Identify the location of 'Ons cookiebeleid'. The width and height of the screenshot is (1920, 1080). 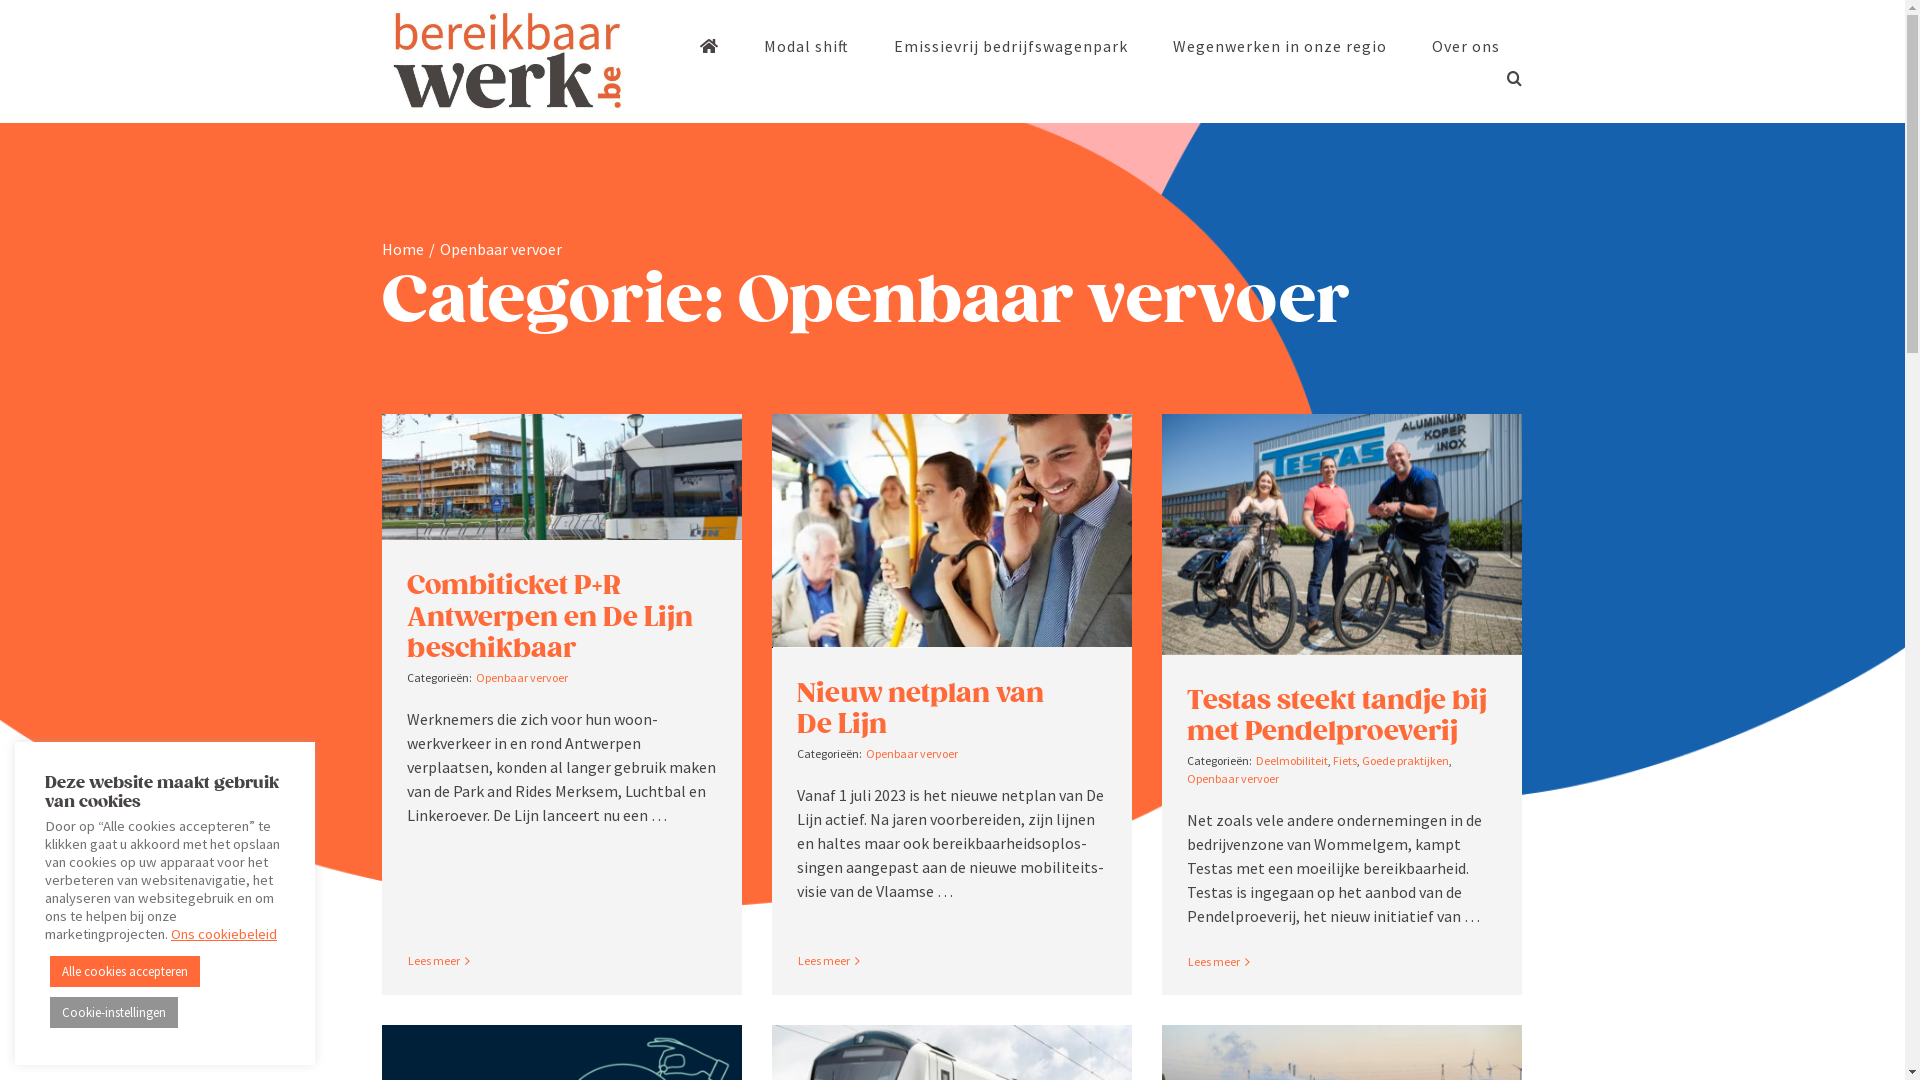
(224, 933).